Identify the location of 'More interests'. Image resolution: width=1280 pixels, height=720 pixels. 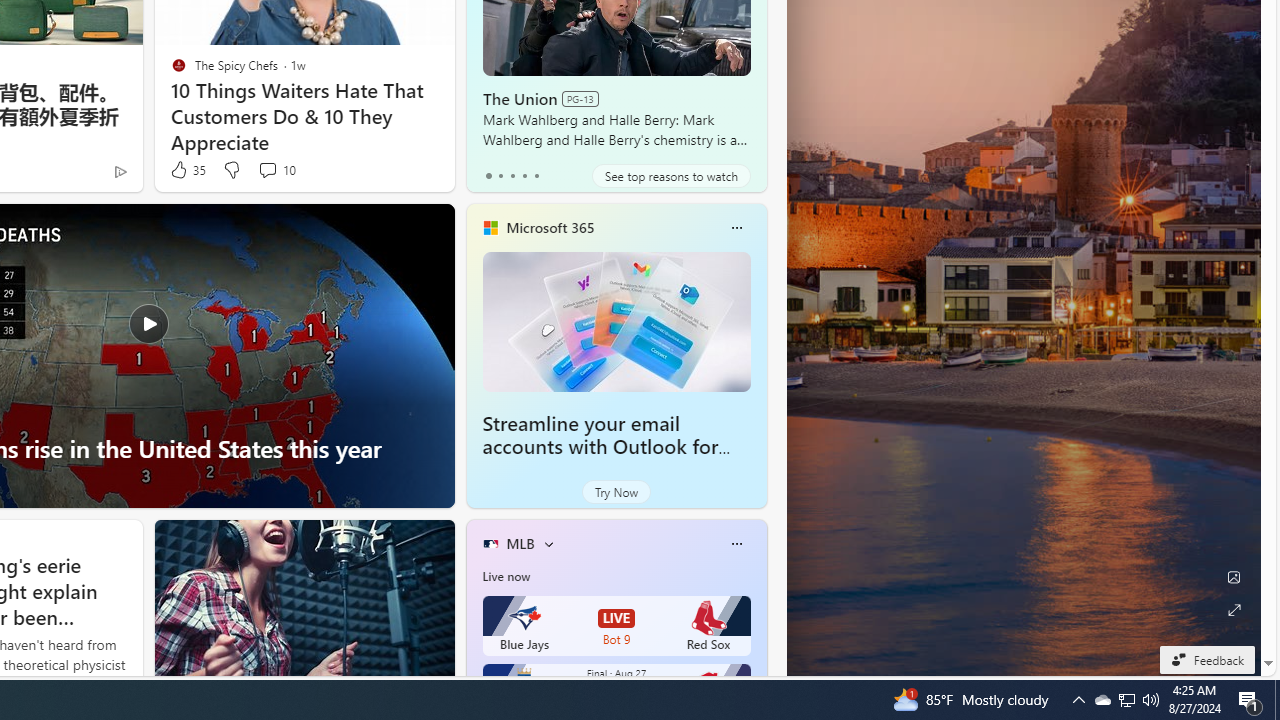
(548, 543).